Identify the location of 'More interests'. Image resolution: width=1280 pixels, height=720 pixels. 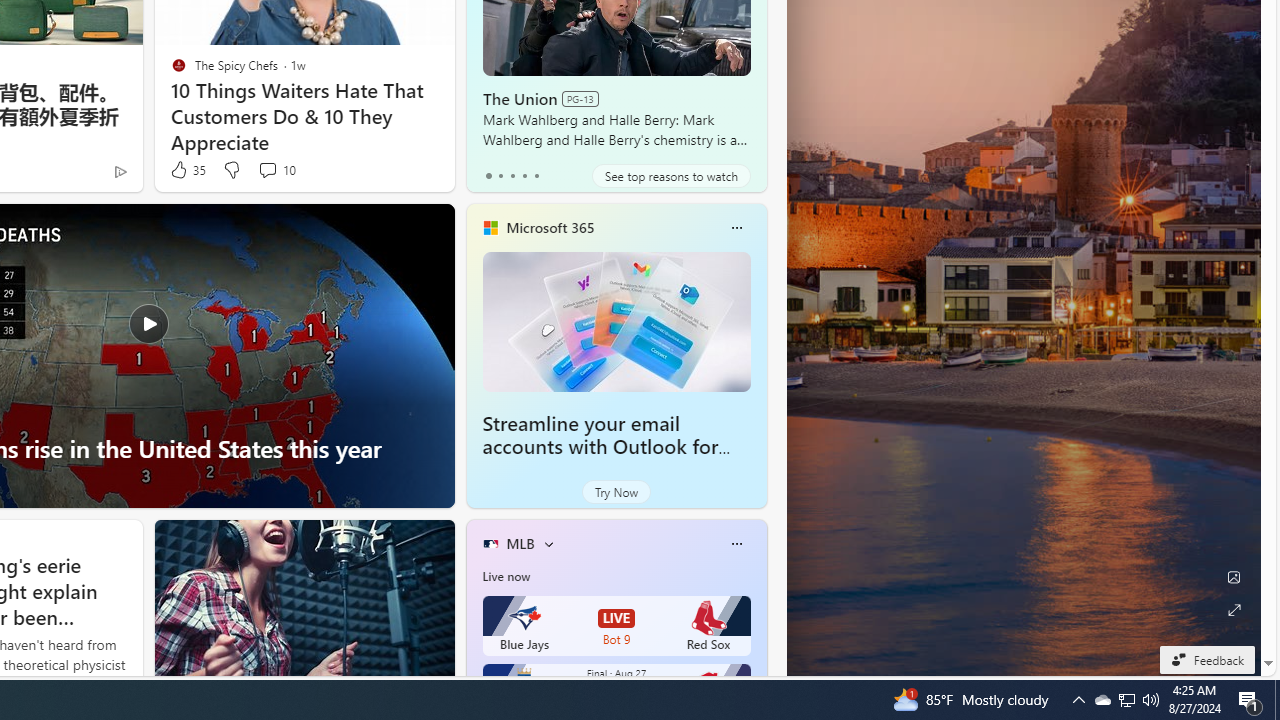
(548, 543).